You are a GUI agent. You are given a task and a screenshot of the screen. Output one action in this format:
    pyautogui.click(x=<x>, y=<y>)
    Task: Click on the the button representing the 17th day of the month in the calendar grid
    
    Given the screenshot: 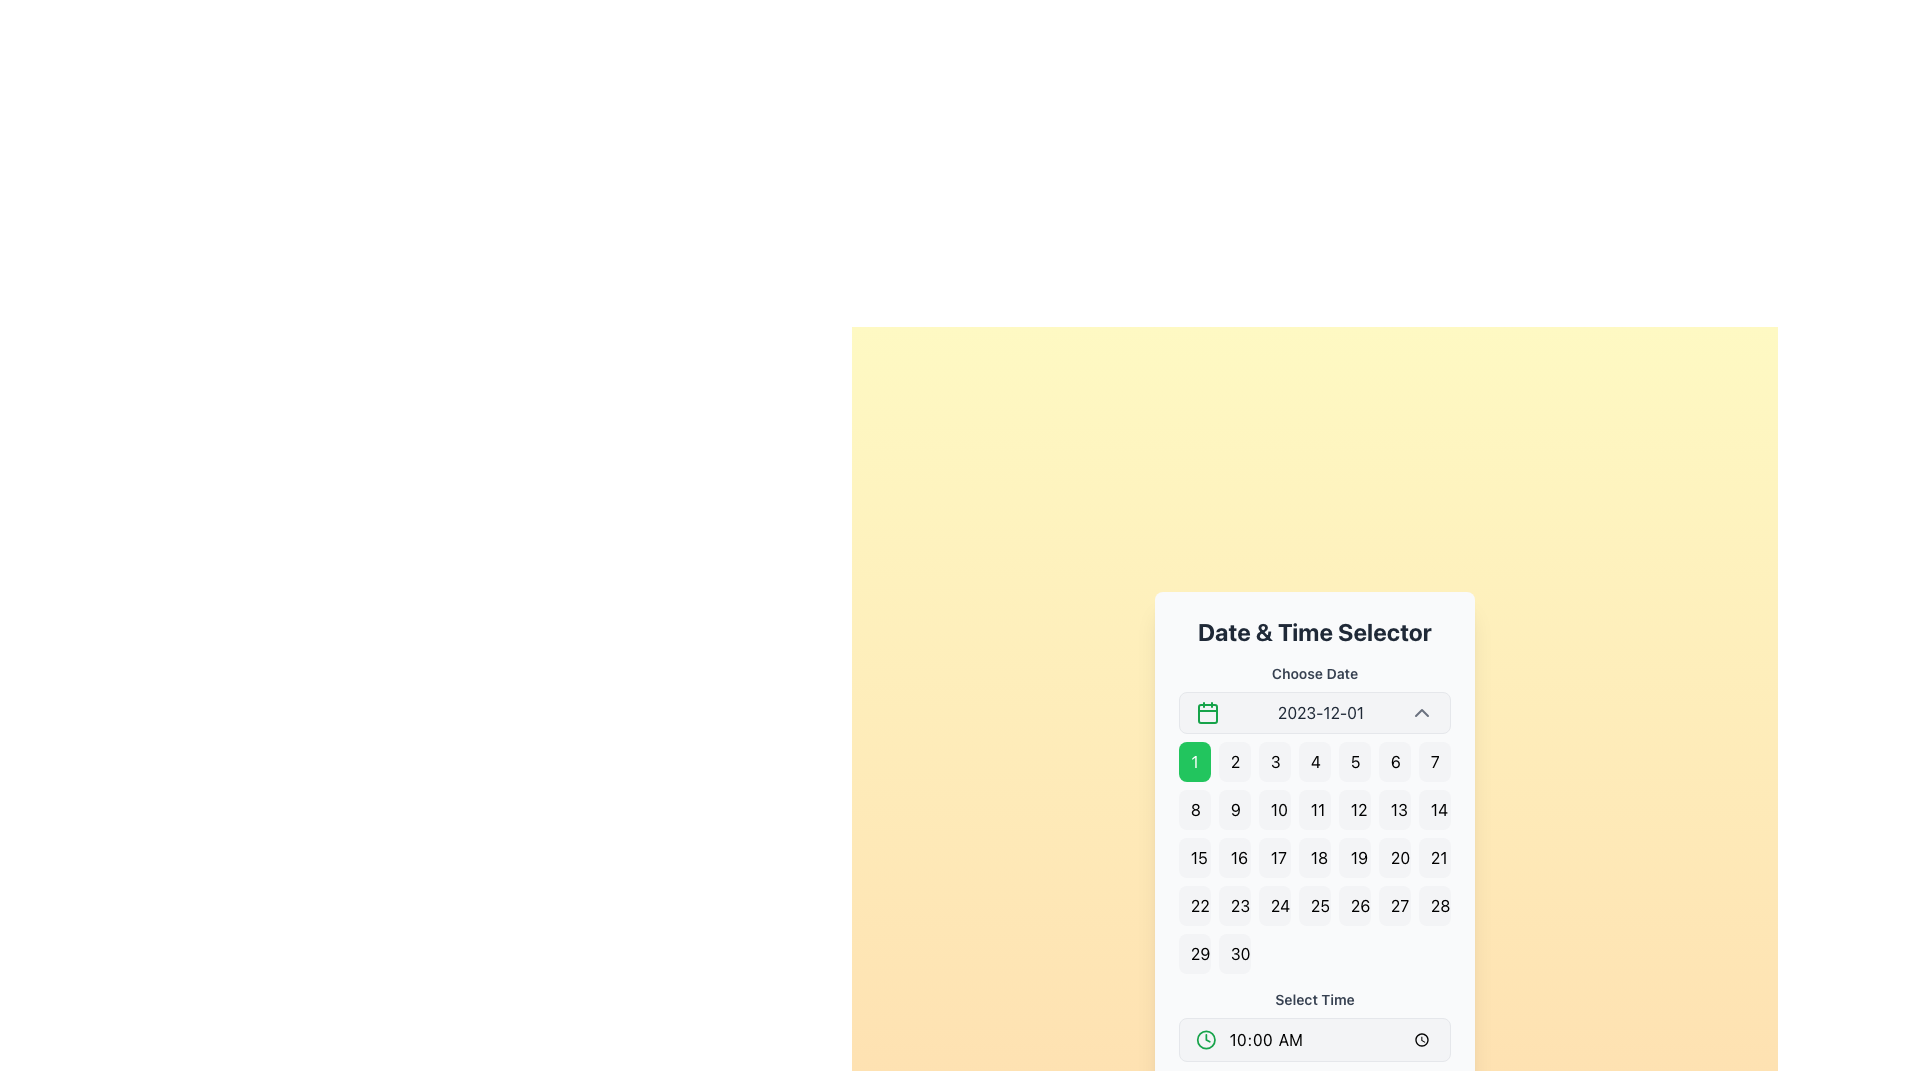 What is the action you would take?
    pyautogui.click(x=1274, y=856)
    